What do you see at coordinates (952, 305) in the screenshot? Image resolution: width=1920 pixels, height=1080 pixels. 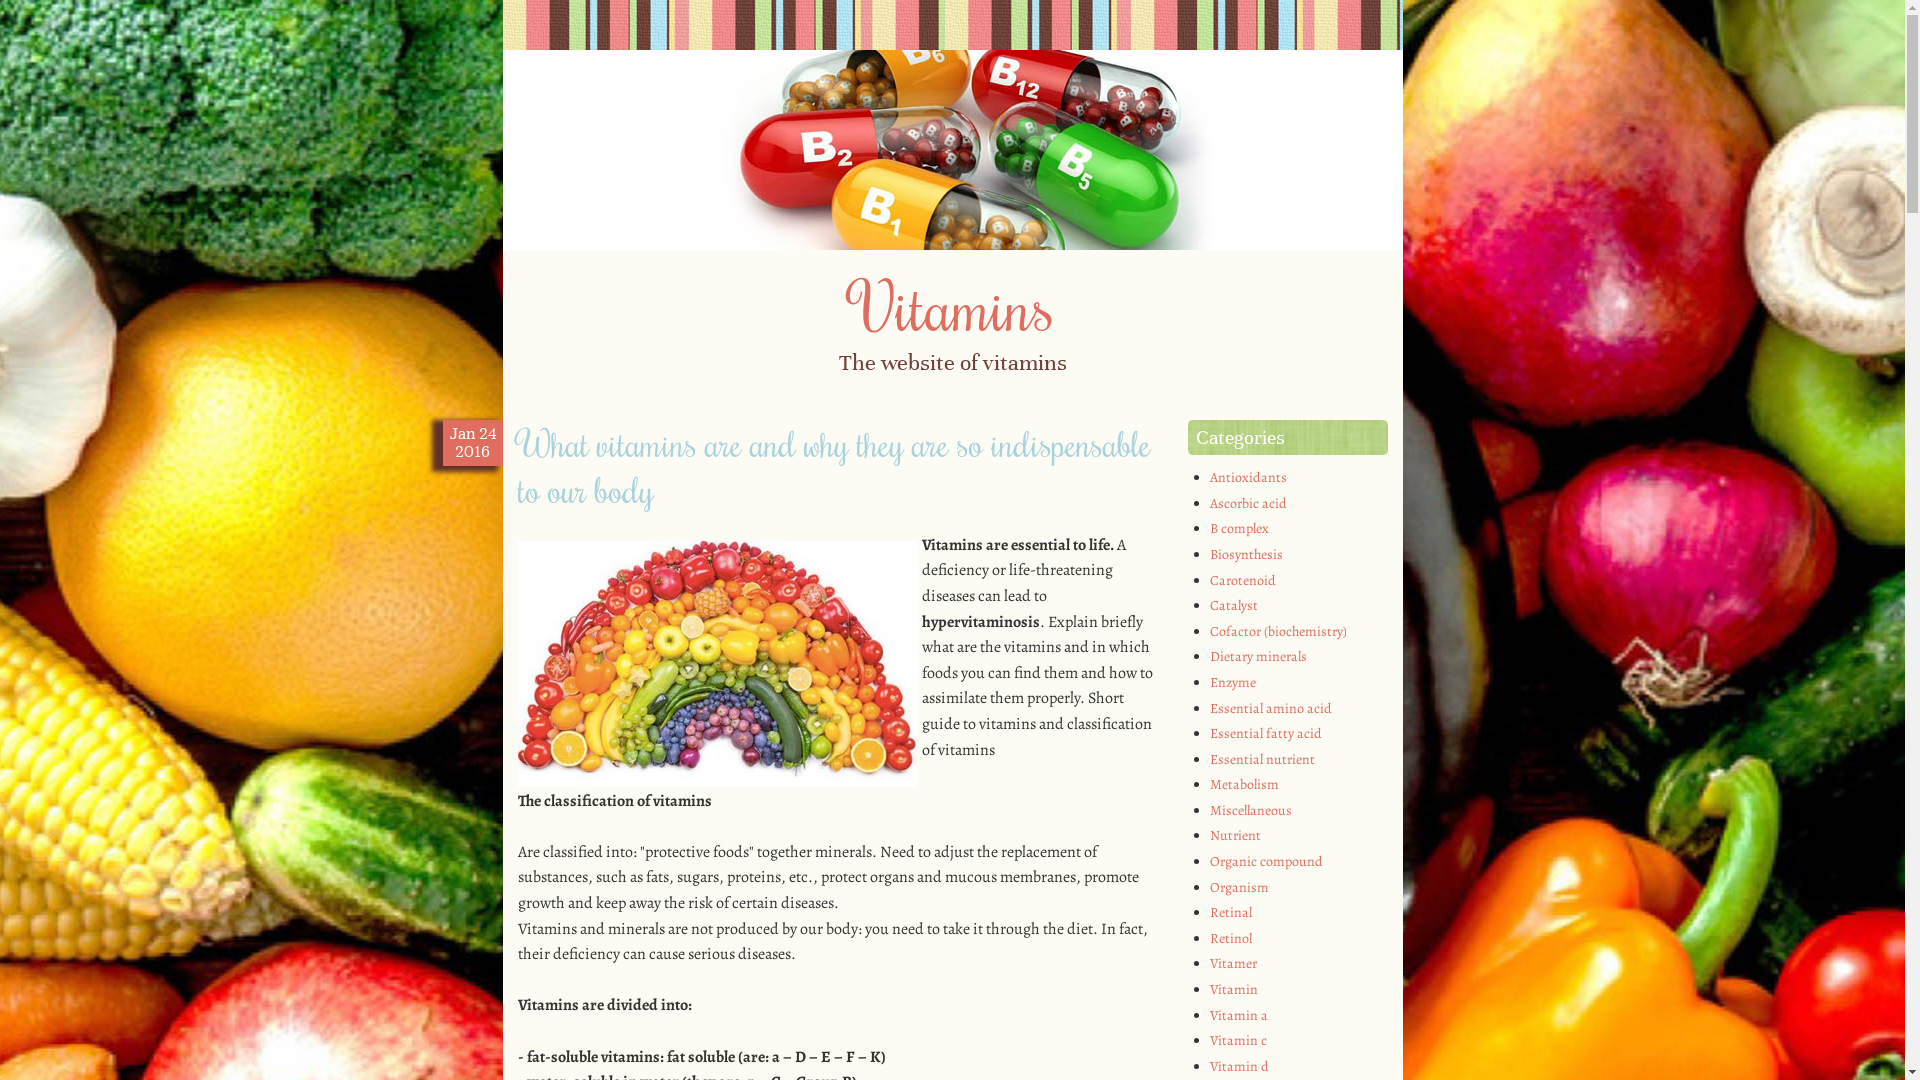 I see `'Vitamins'` at bounding box center [952, 305].